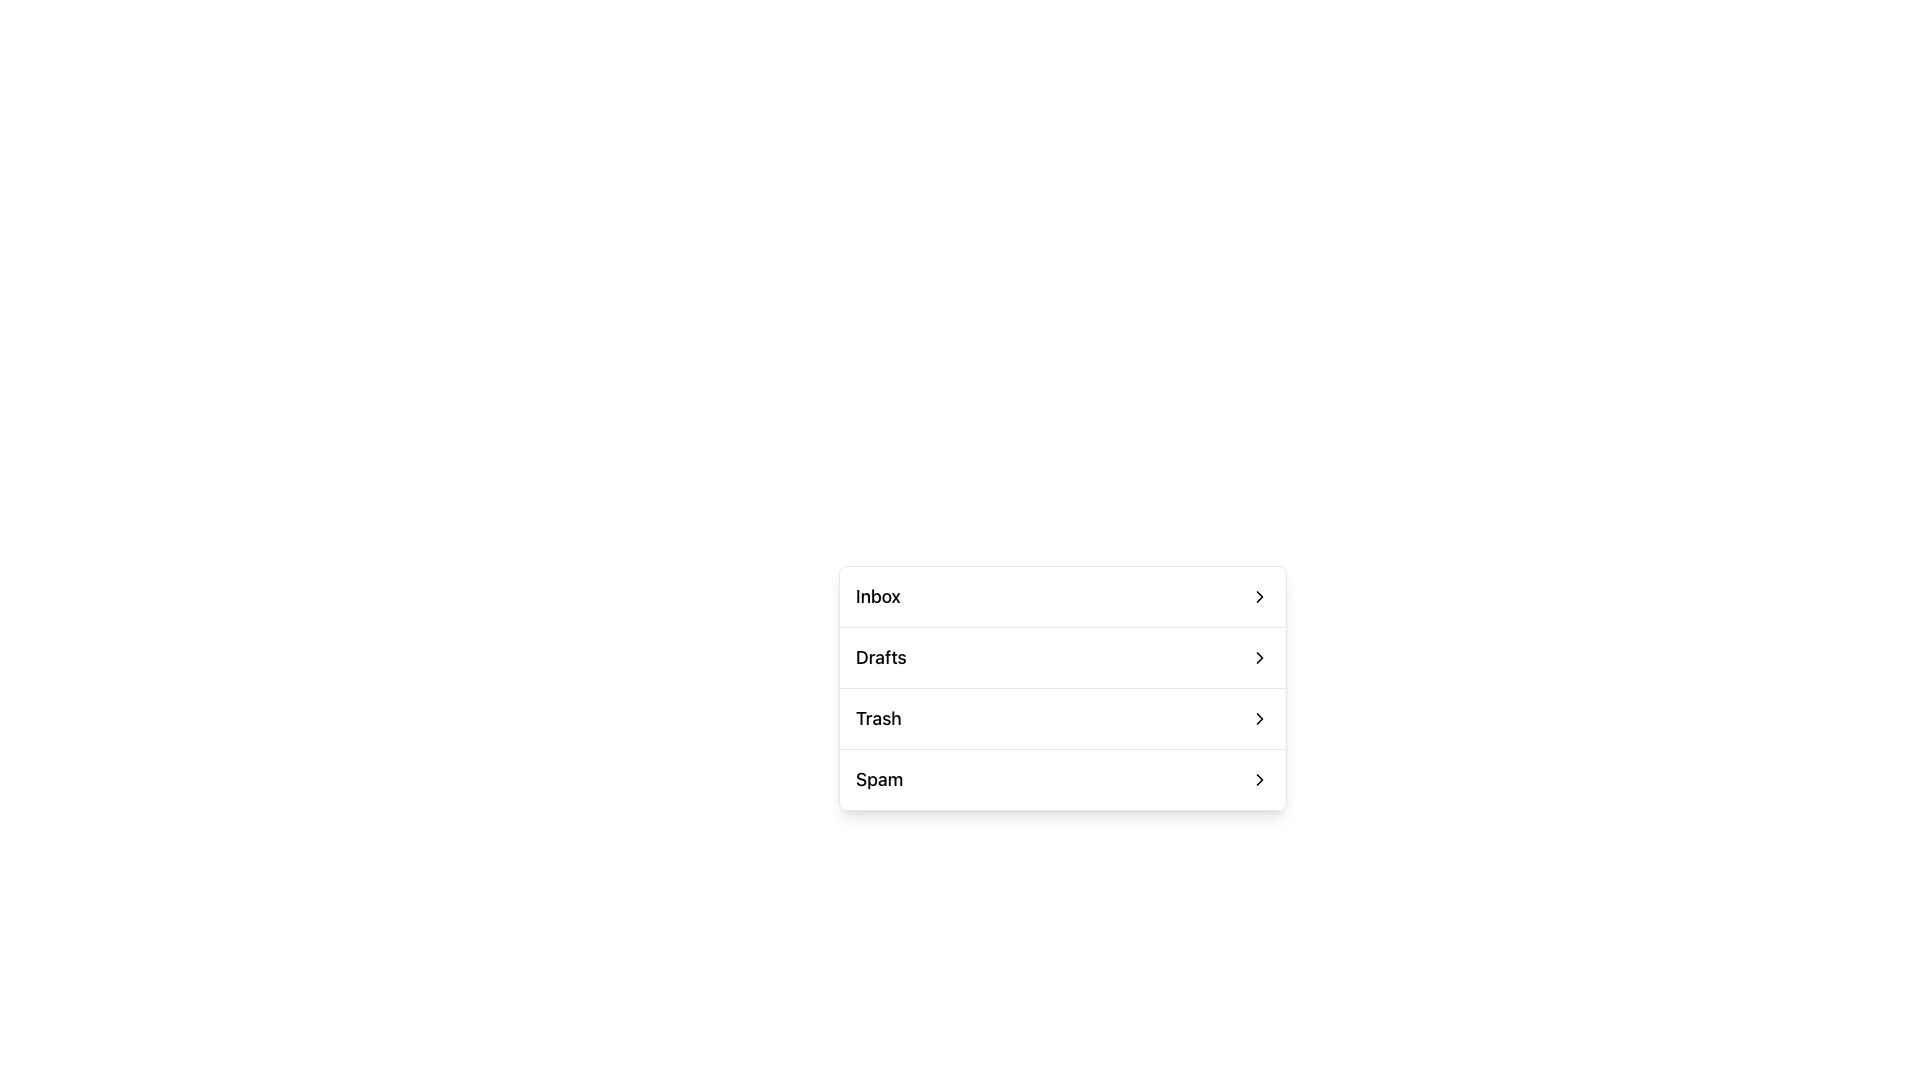 The height and width of the screenshot is (1080, 1920). I want to click on the right-pointing chevron icon indicating navigation next to the 'Drafts' item for highlighting, so click(1258, 658).